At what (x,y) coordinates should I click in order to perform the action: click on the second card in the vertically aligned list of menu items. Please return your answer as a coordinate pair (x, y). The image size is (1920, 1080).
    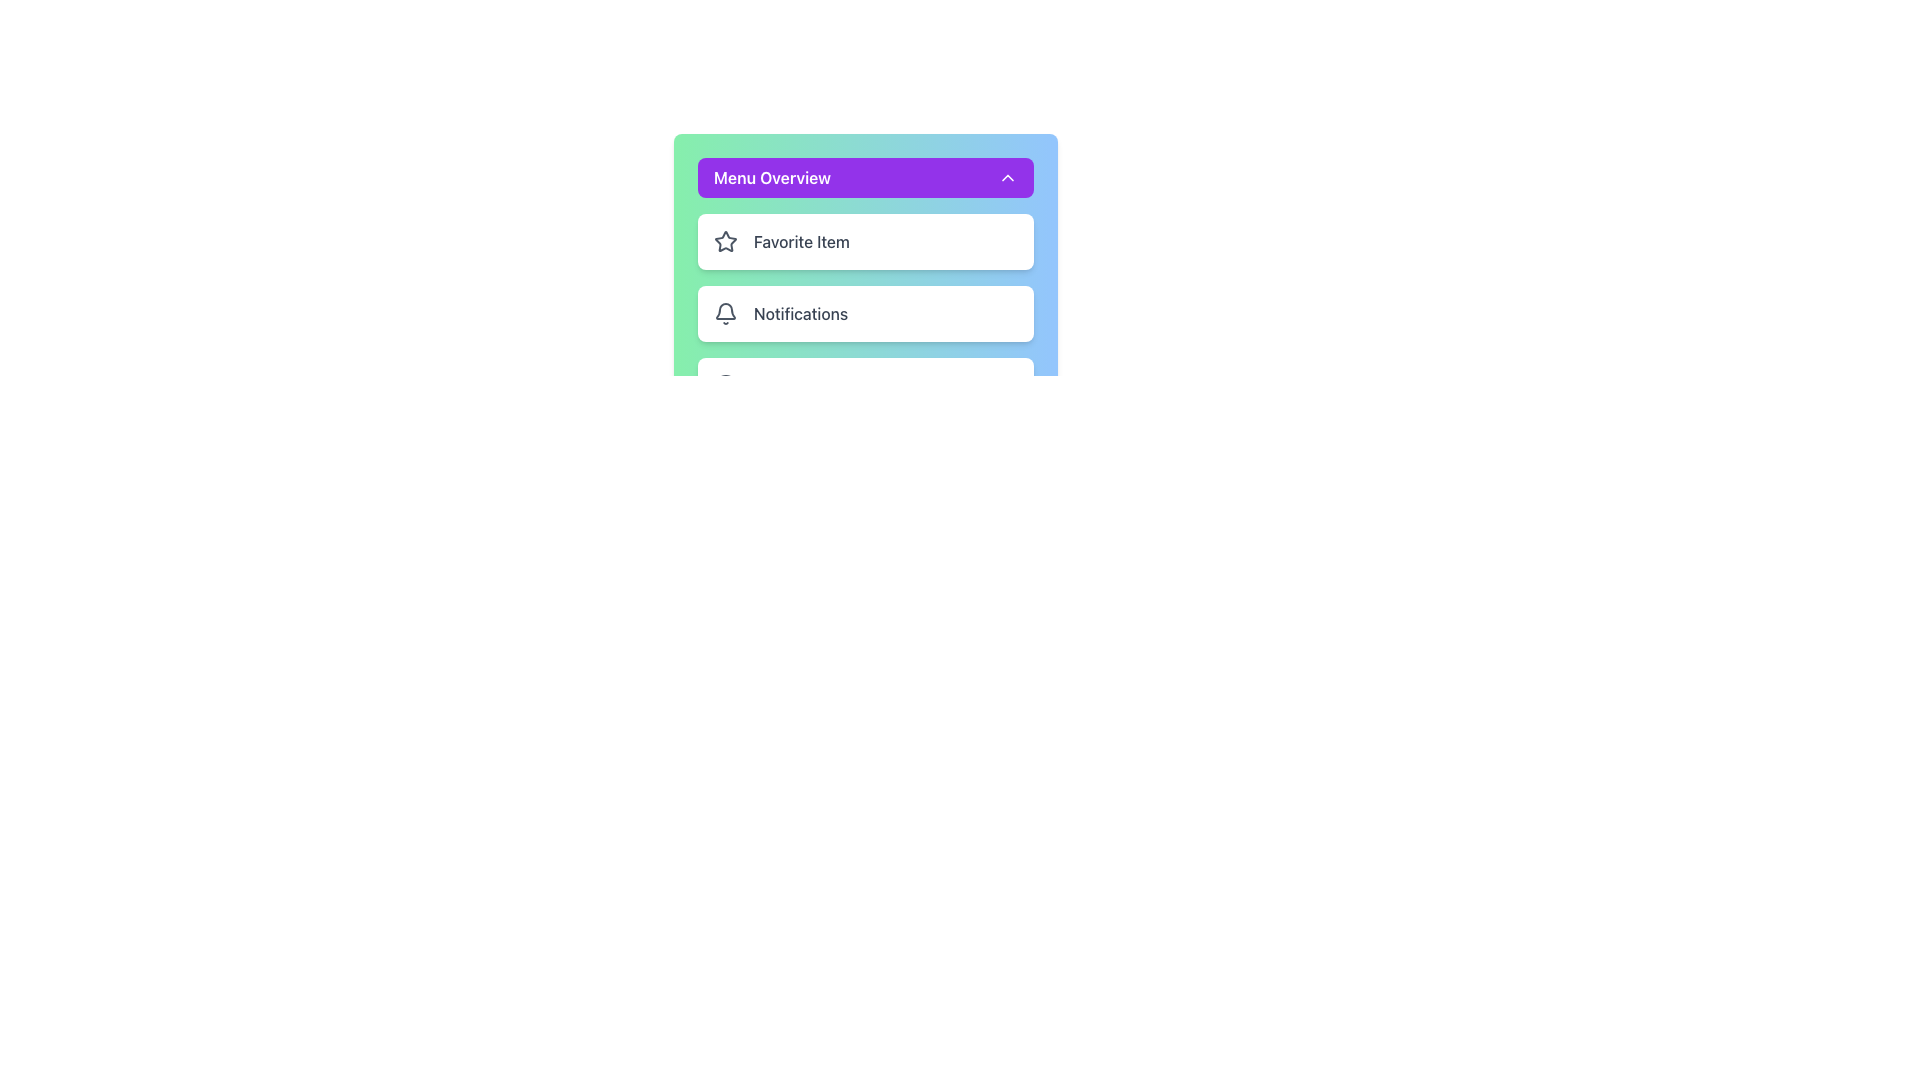
    Looking at the image, I should click on (865, 313).